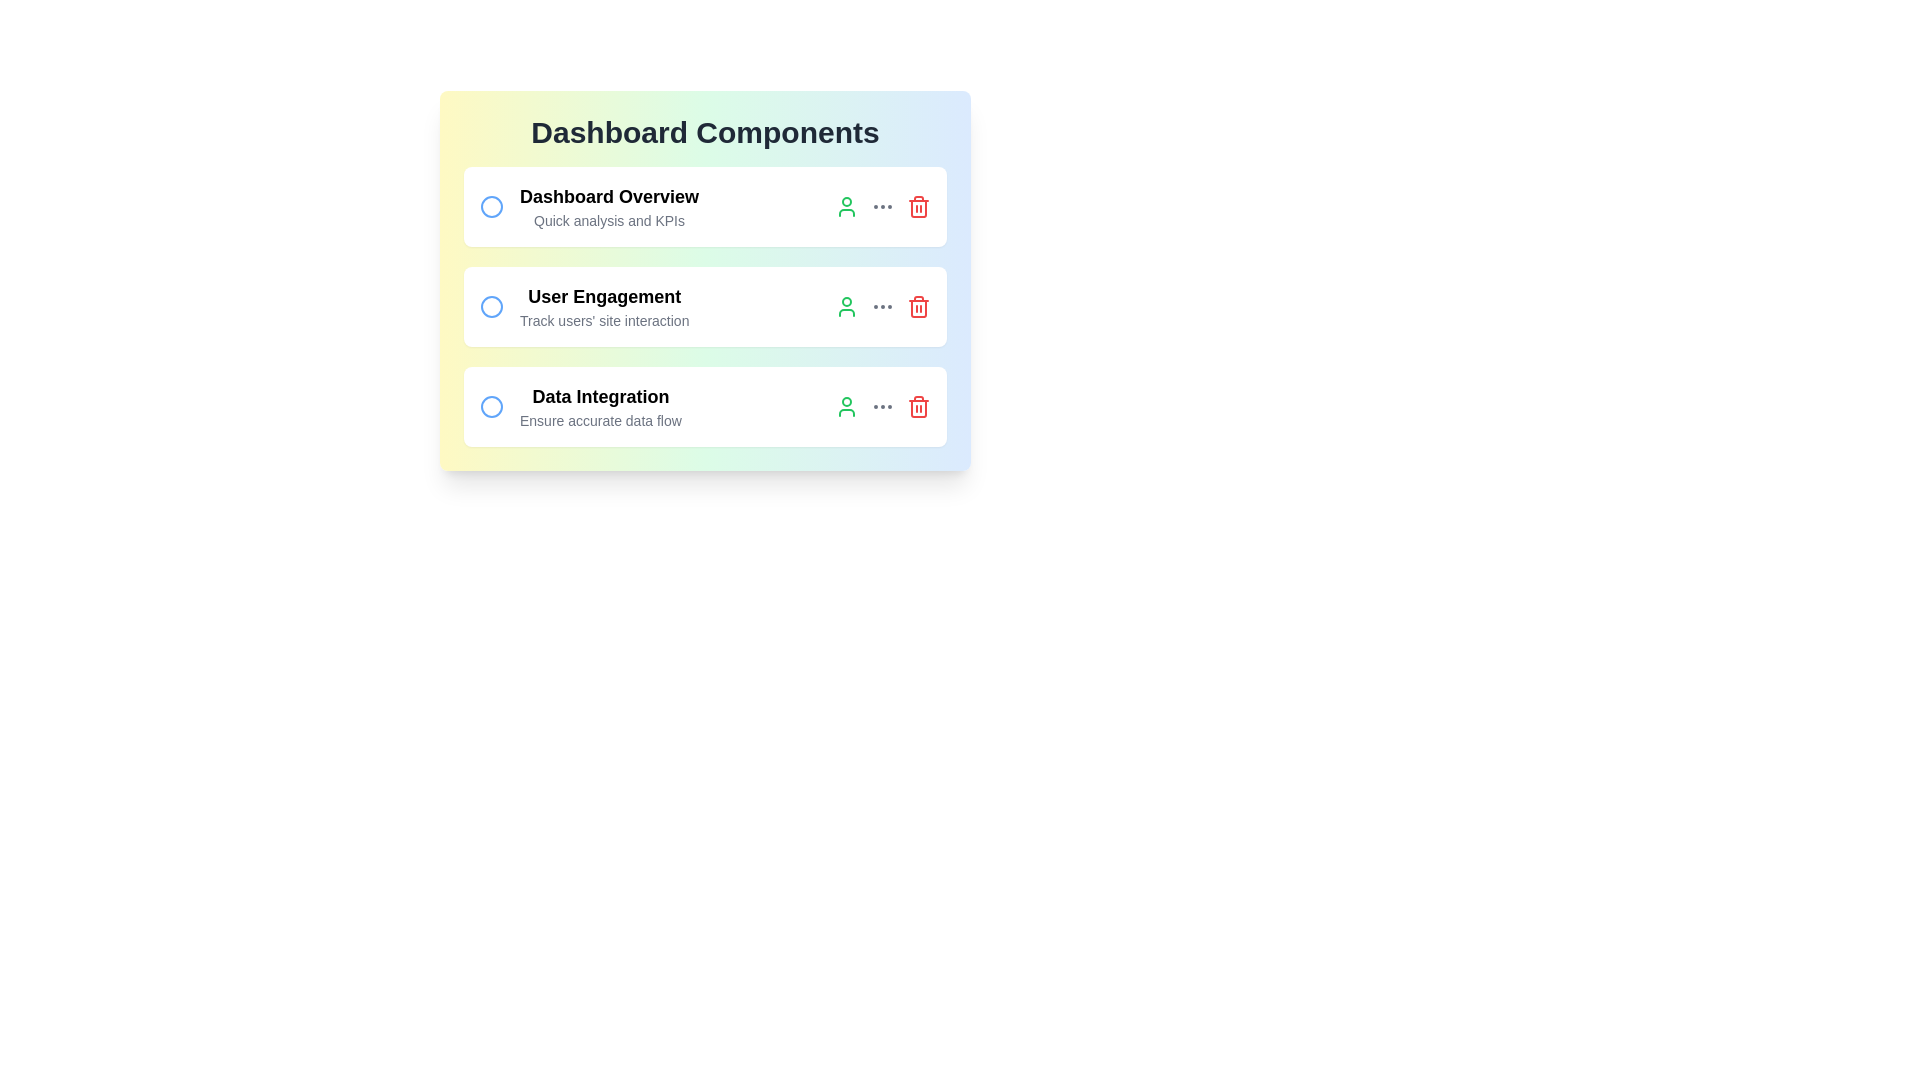 Image resolution: width=1920 pixels, height=1080 pixels. What do you see at coordinates (705, 281) in the screenshot?
I see `the background gradient to trigger a visual effect` at bounding box center [705, 281].